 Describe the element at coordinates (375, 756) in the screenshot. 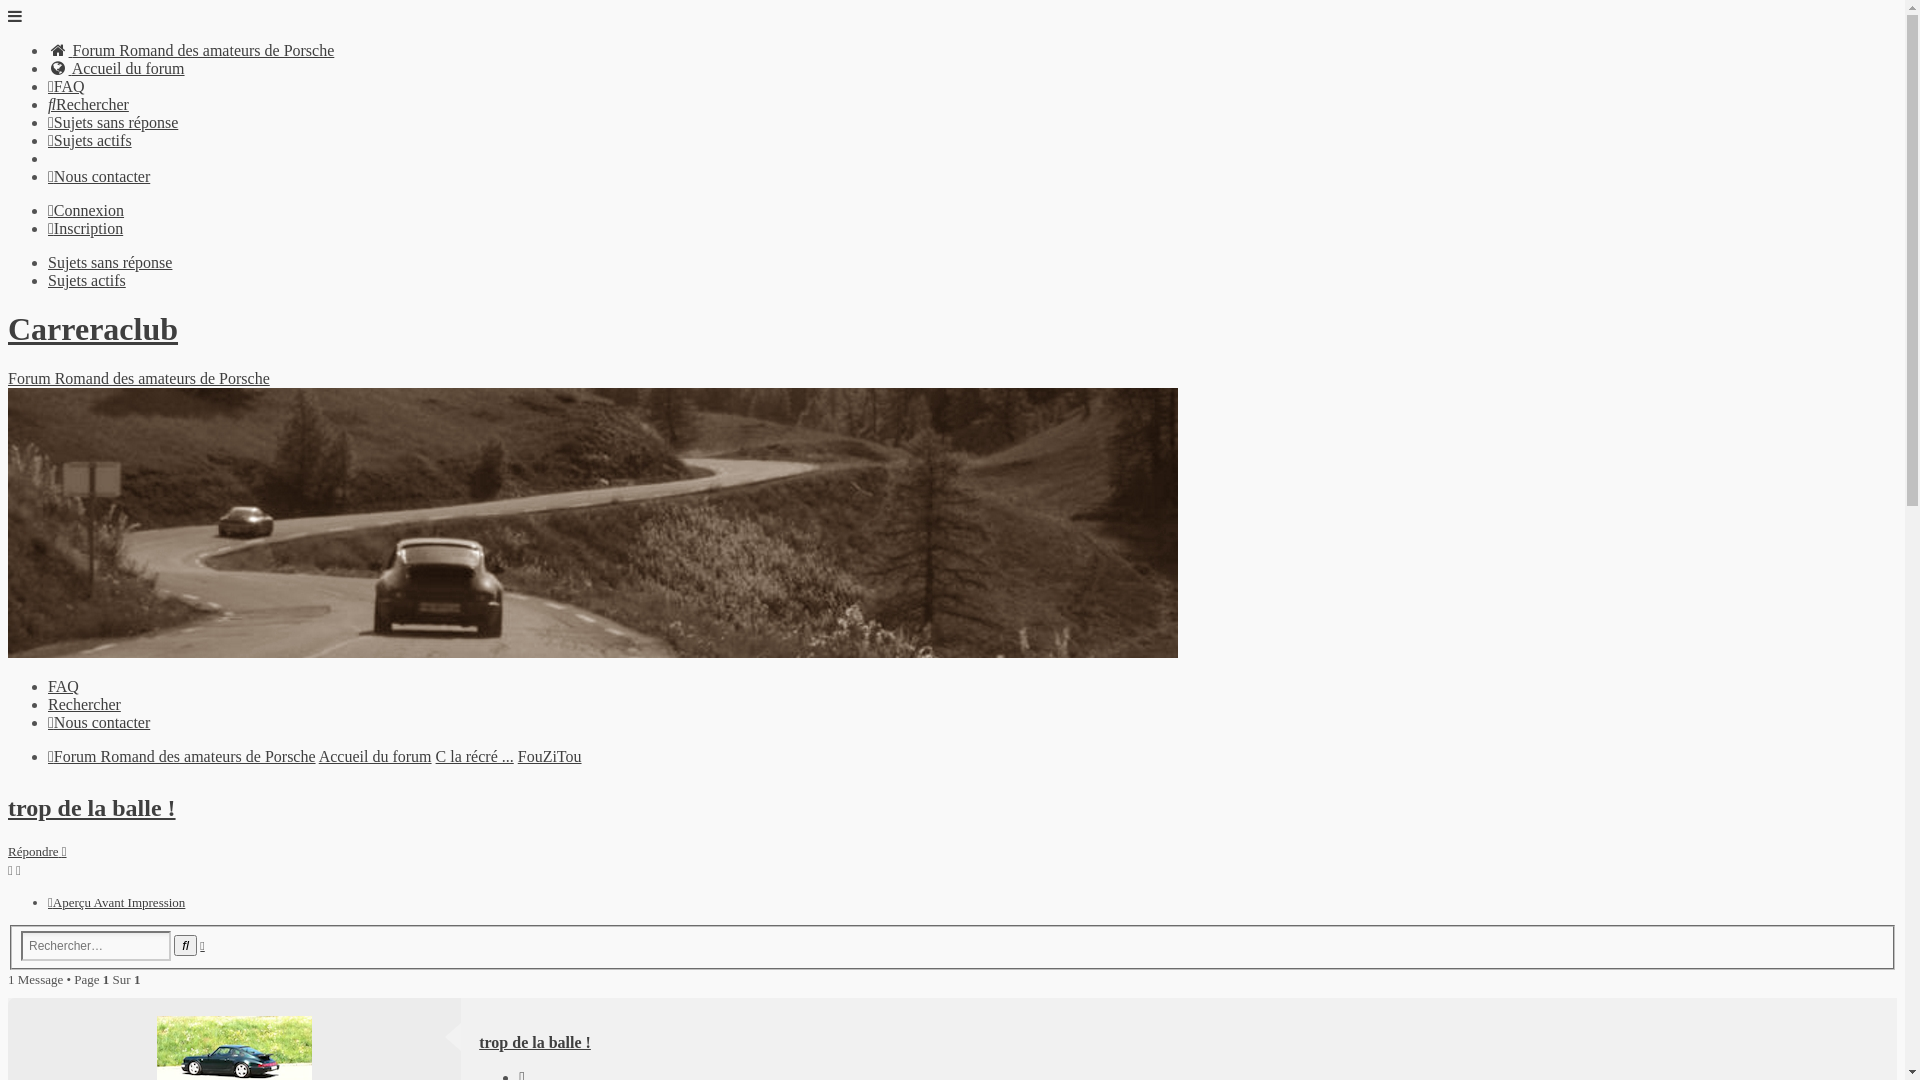

I see `'Accueil du forum'` at that location.